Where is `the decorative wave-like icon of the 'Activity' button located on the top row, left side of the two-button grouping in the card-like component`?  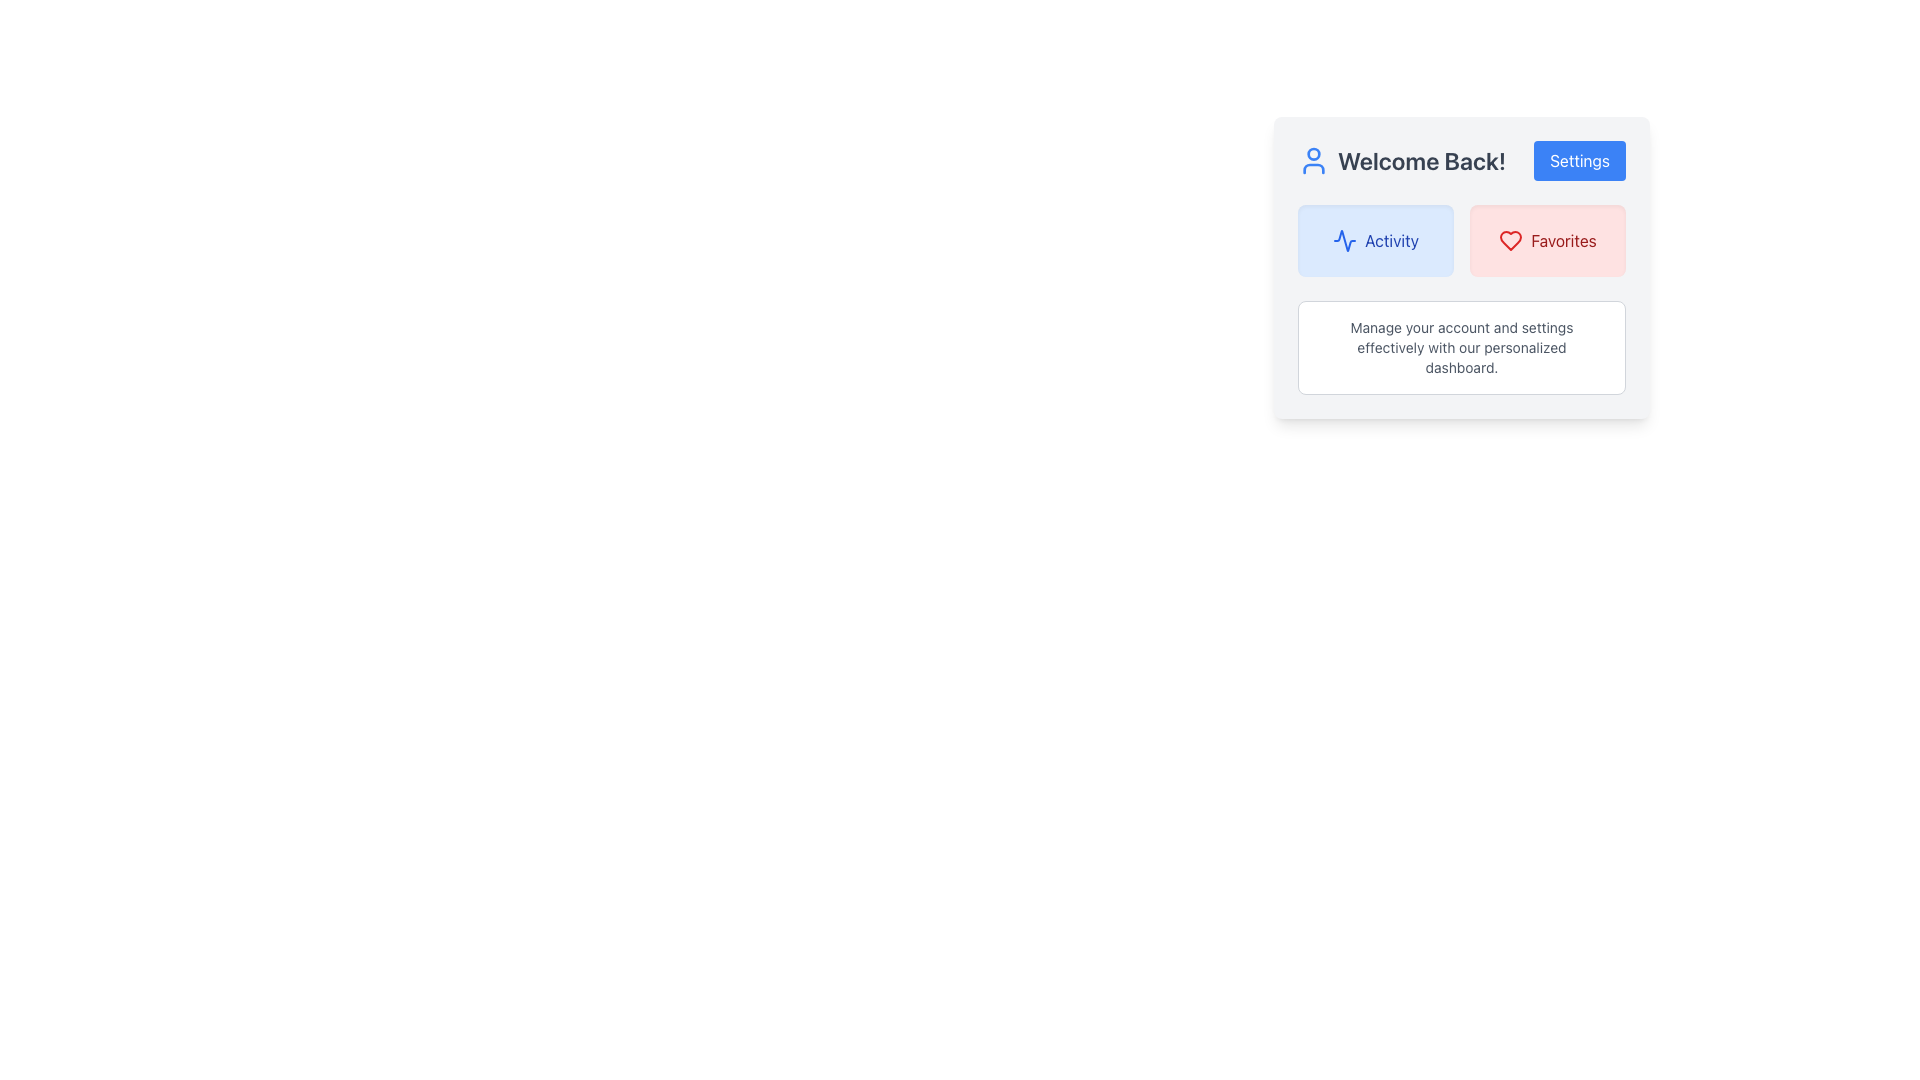 the decorative wave-like icon of the 'Activity' button located on the top row, left side of the two-button grouping in the card-like component is located at coordinates (1345, 239).